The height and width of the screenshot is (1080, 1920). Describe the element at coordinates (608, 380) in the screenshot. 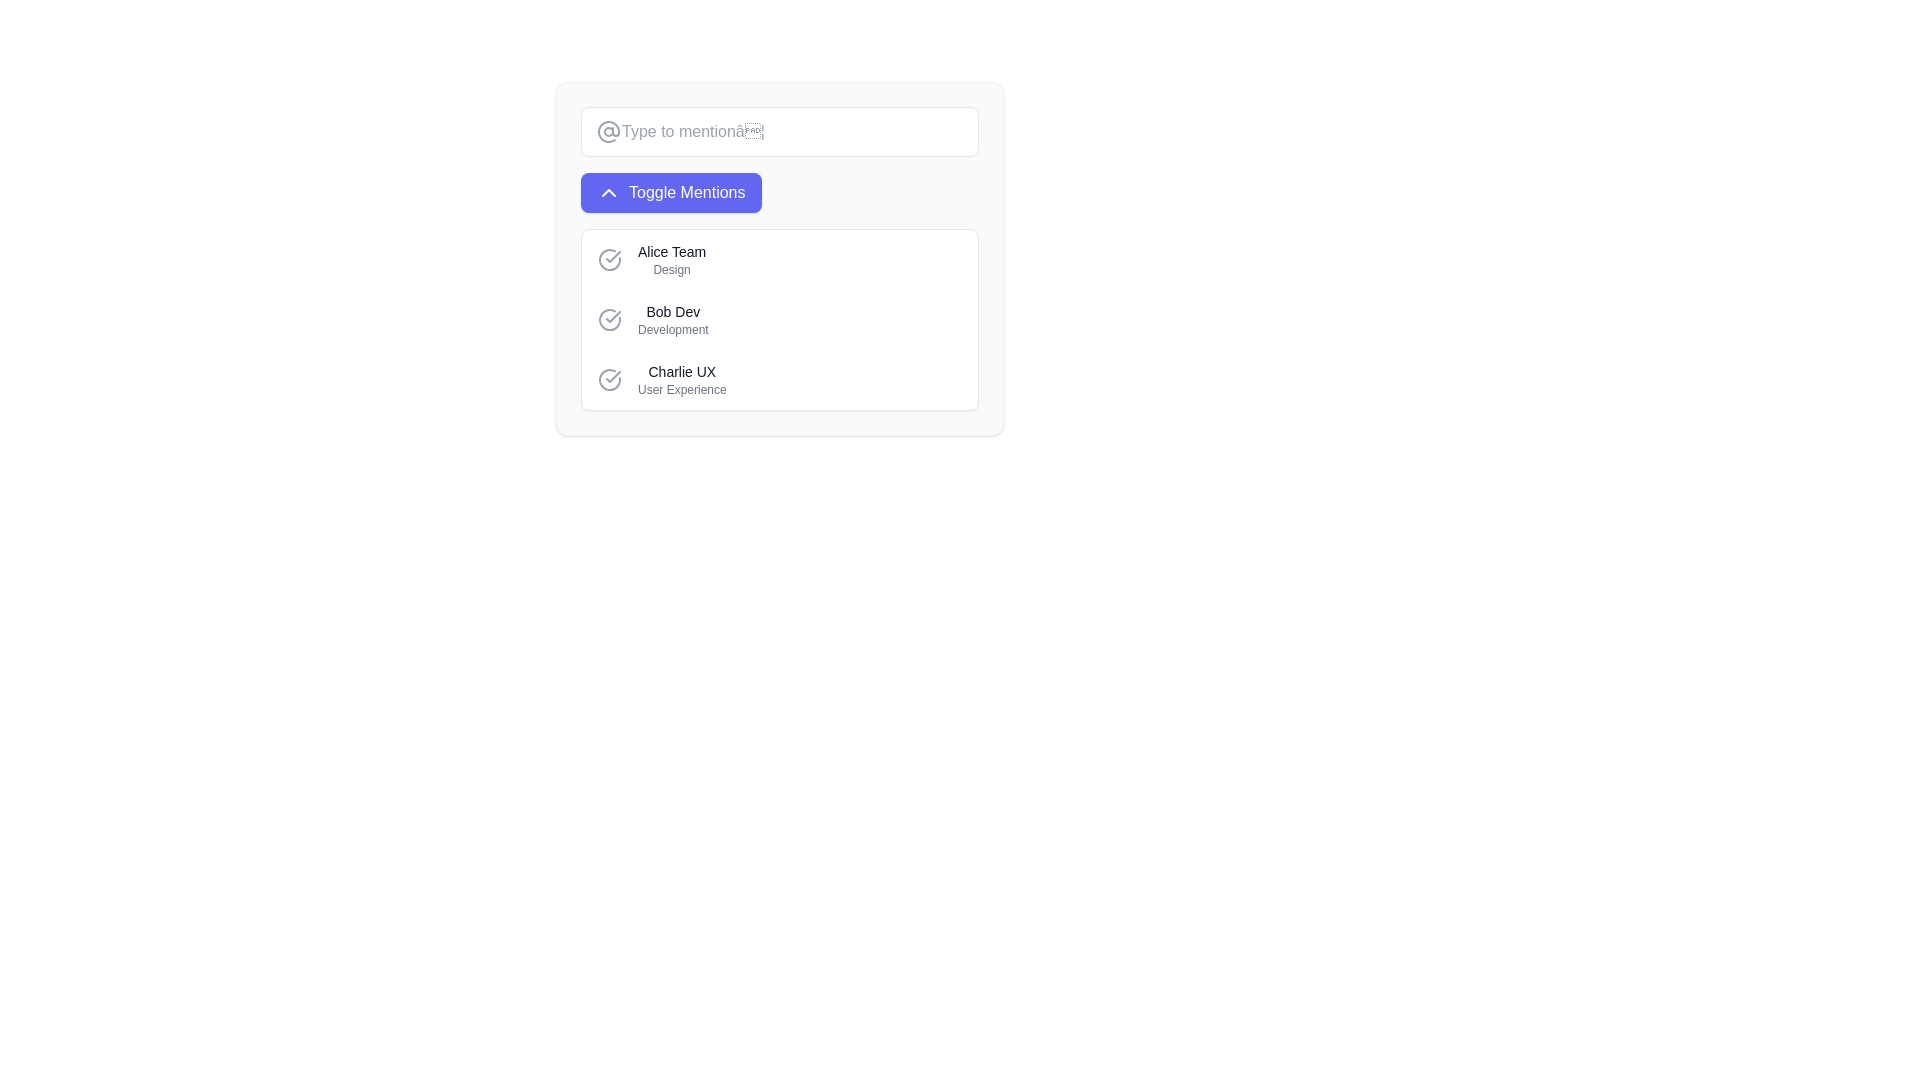

I see `the rounded gray icon with a checkmark inside, positioned to the left of the text 'Charlie UX'` at that location.